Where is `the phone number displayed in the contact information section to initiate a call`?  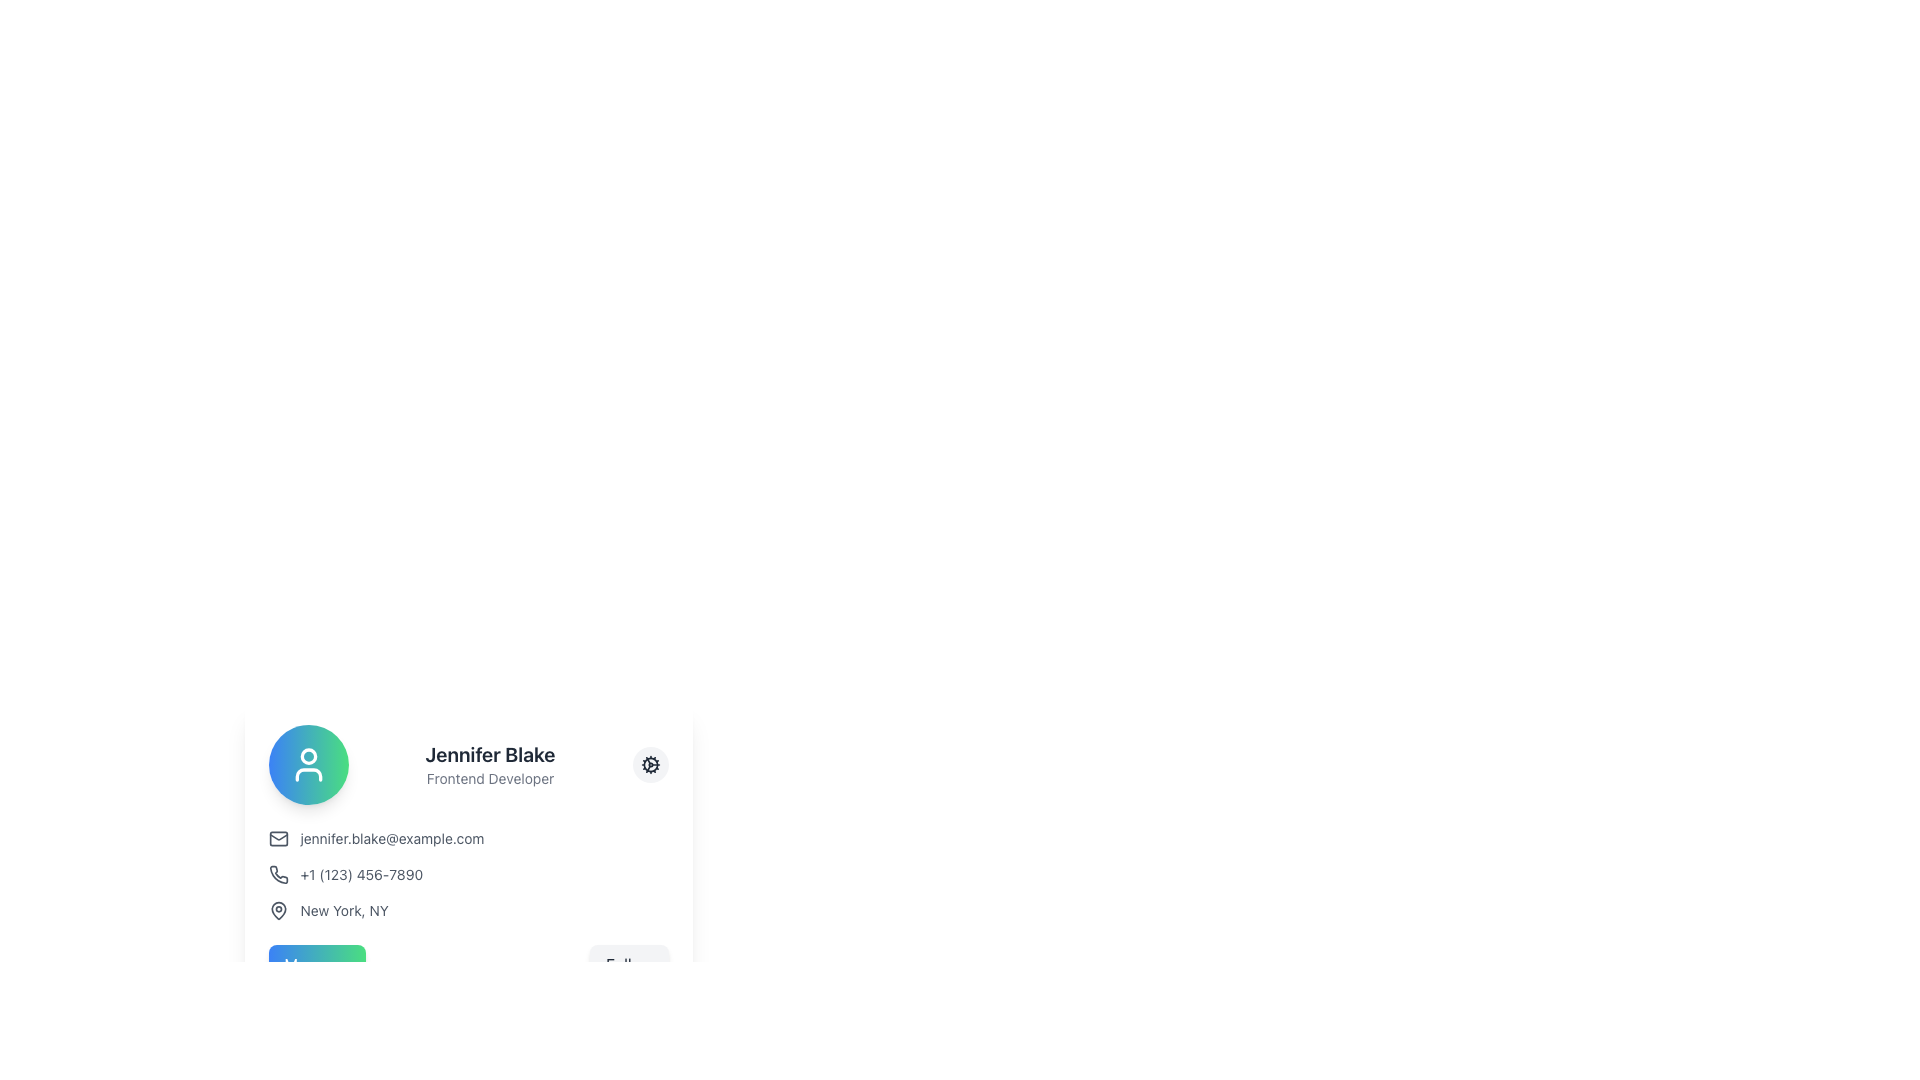
the phone number displayed in the contact information section to initiate a call is located at coordinates (467, 874).